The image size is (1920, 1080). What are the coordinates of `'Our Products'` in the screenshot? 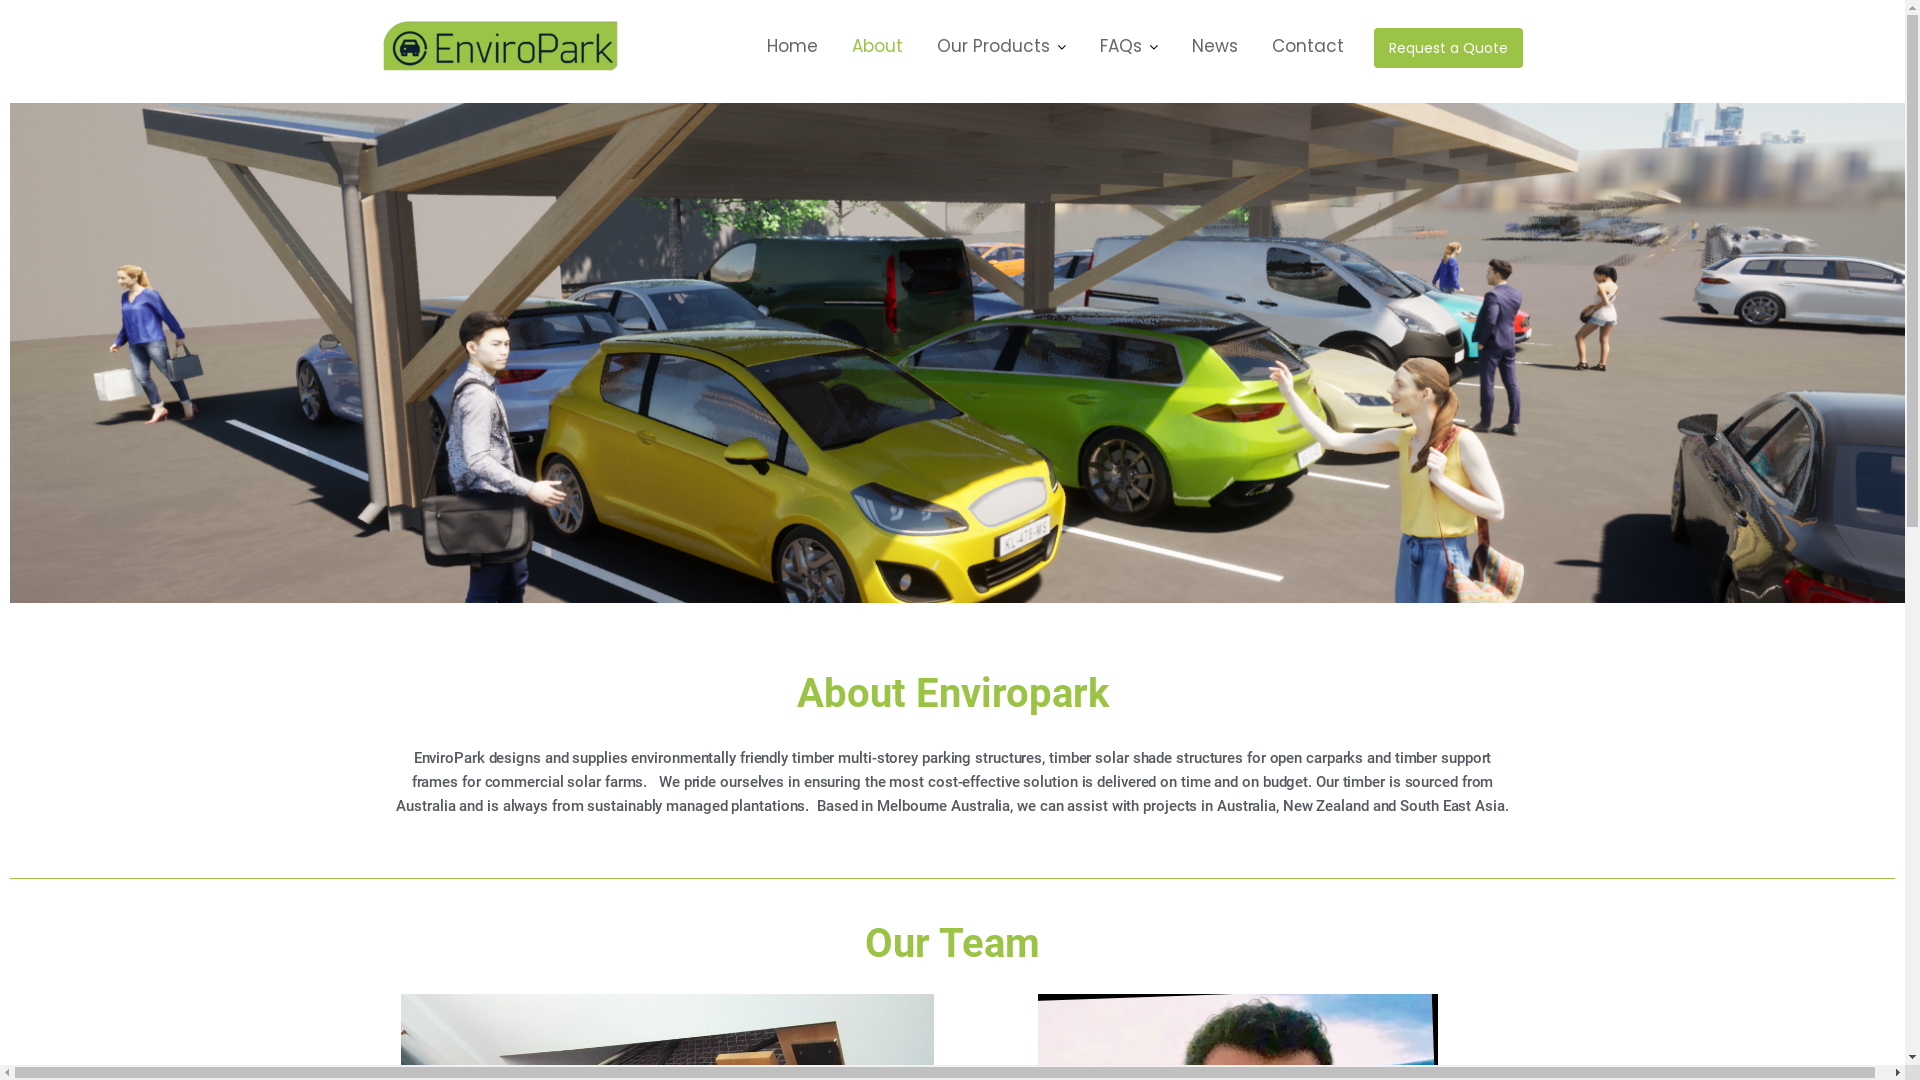 It's located at (1001, 45).